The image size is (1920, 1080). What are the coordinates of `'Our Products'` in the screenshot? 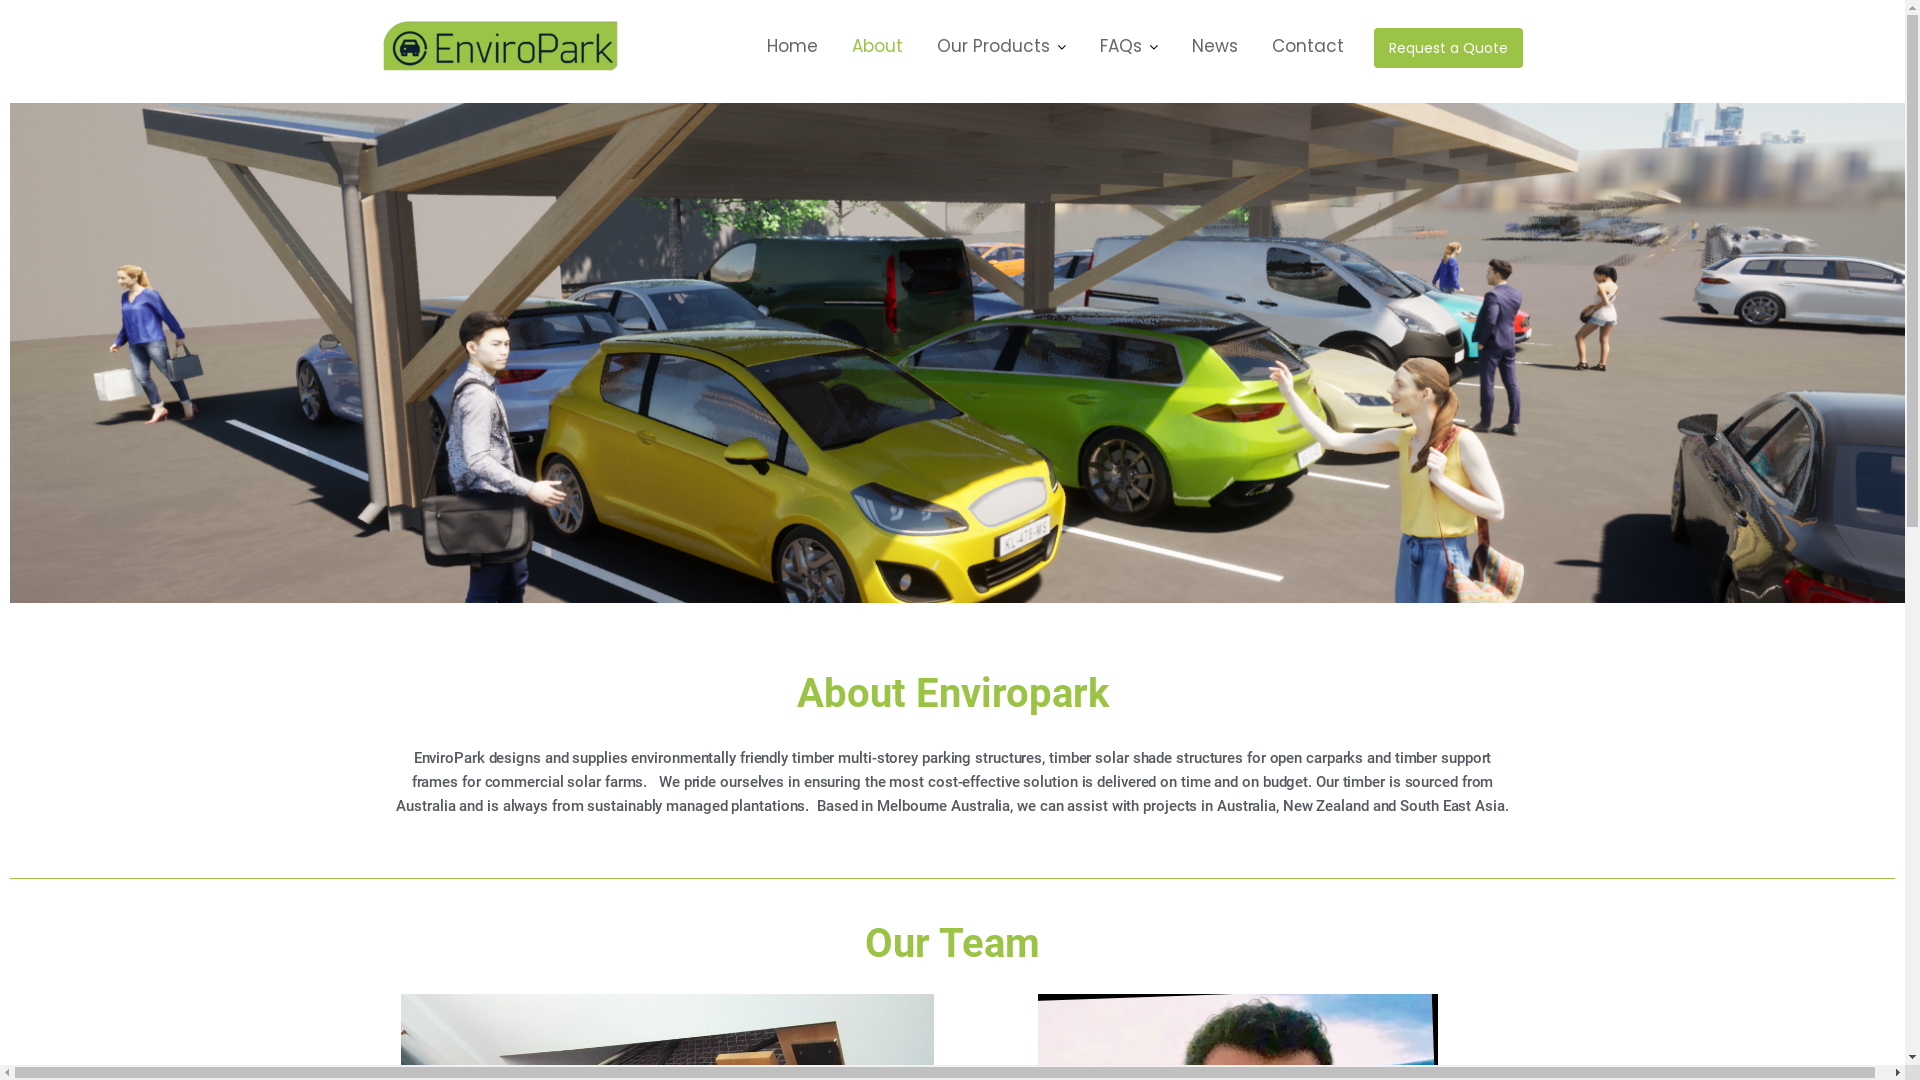 It's located at (1001, 45).